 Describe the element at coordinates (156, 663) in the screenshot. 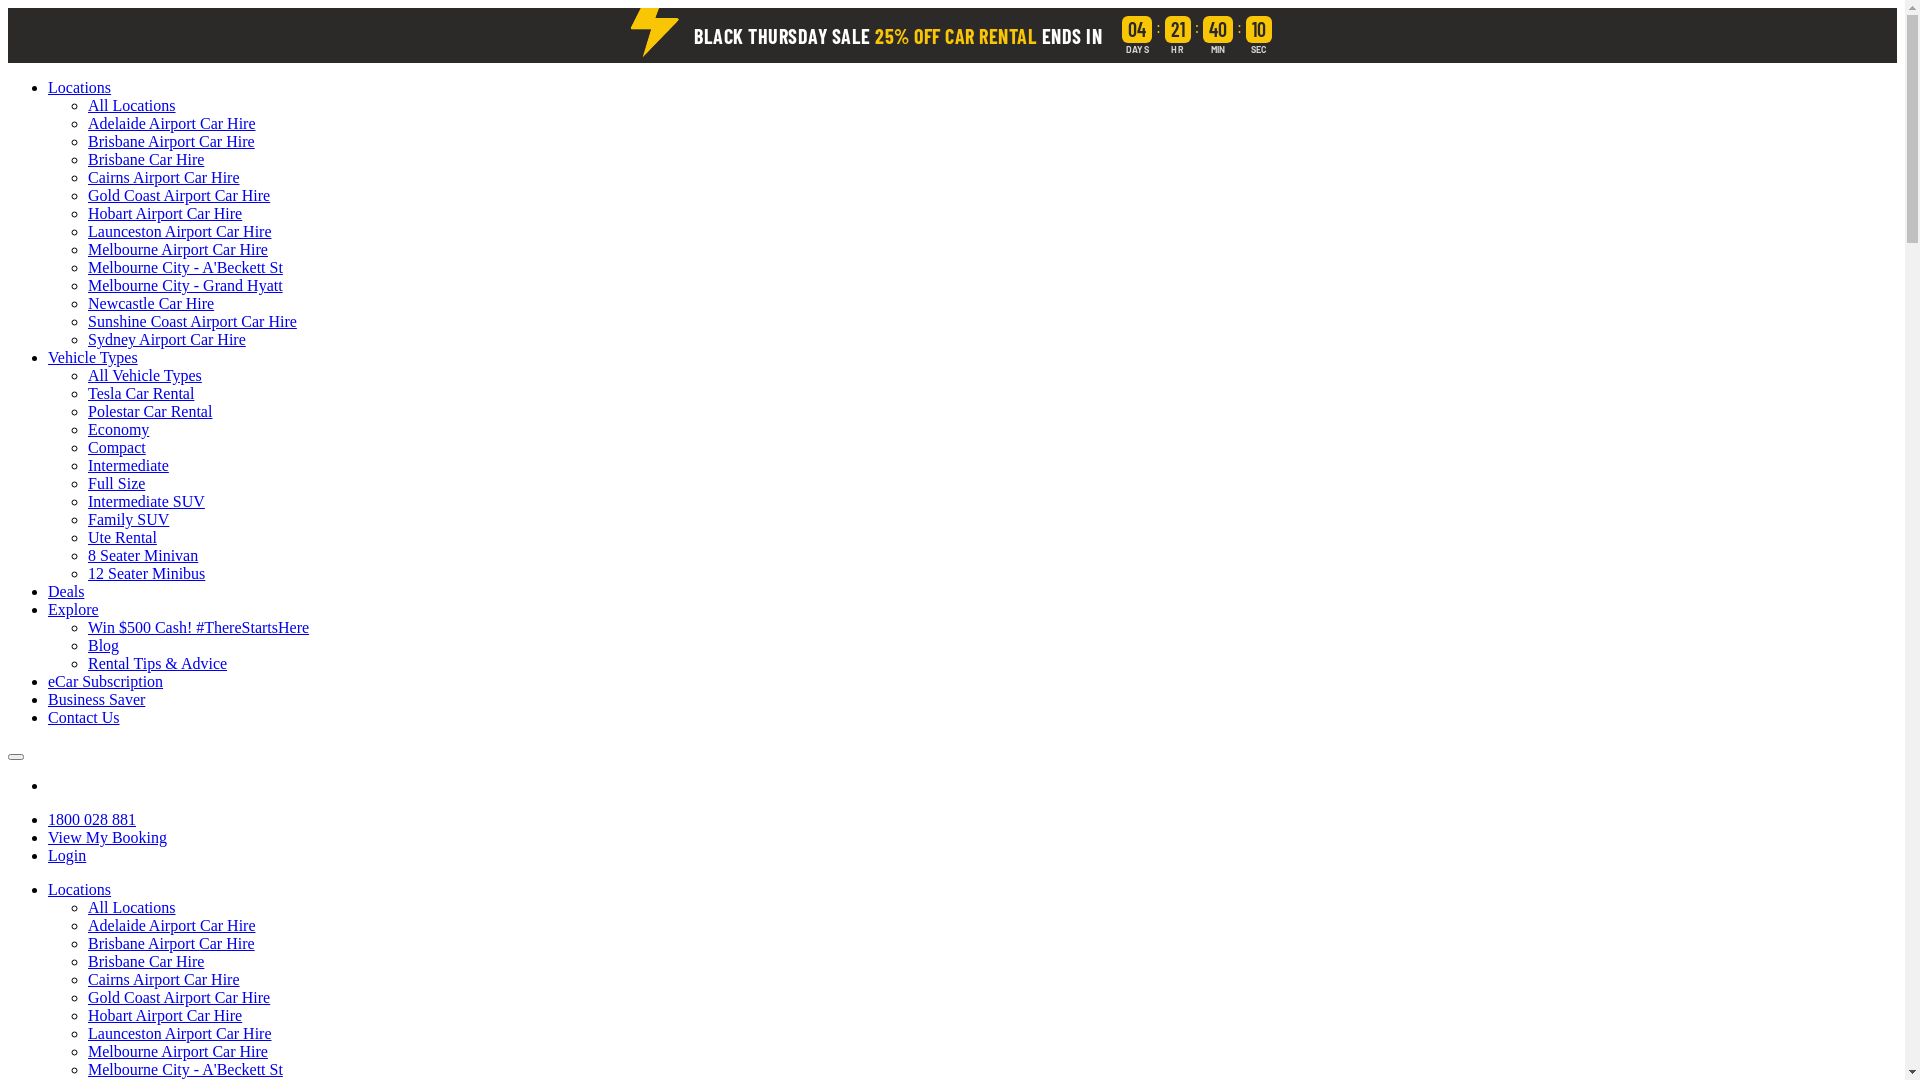

I see `'Rental Tips & Advice'` at that location.